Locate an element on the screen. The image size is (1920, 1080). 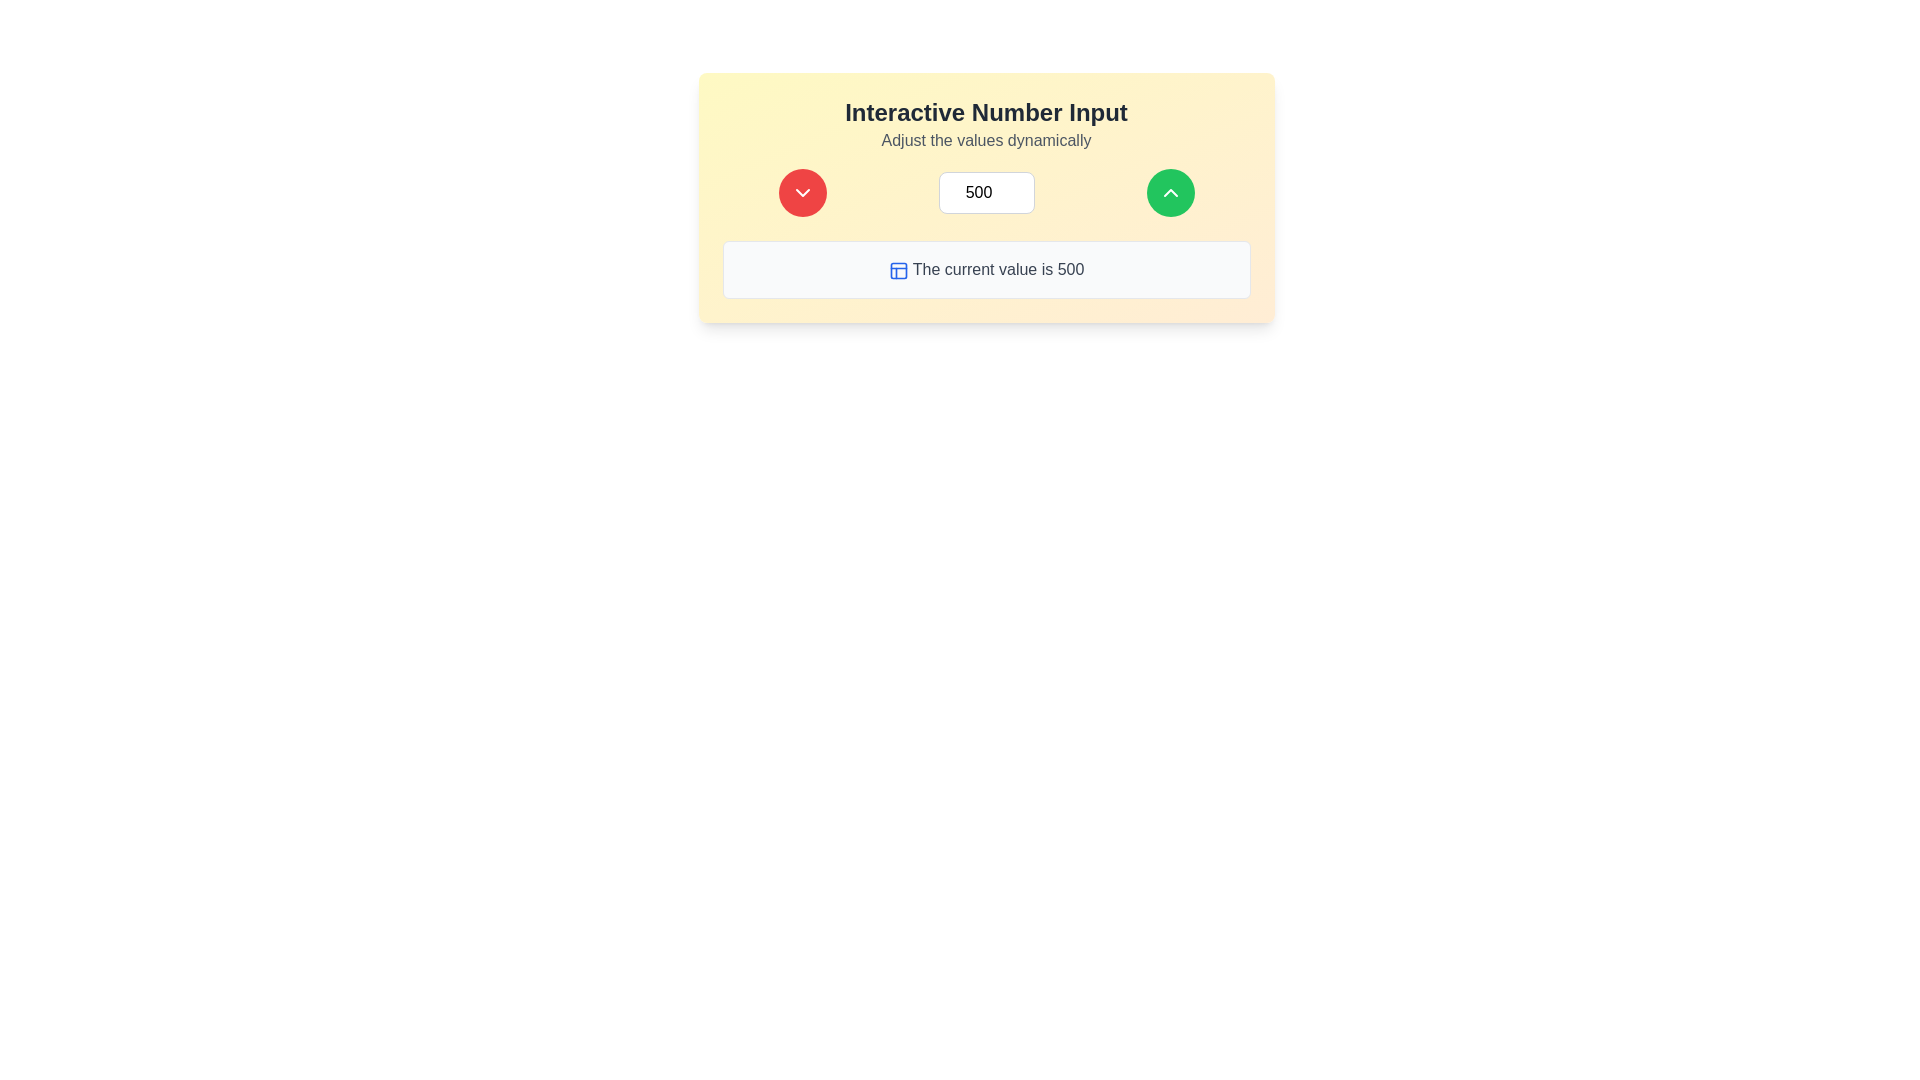
the text label that displays 'Adjust the values dynamically', which is styled in a smaller font and positioned below the bold title 'Interactive Number Input' is located at coordinates (986, 140).